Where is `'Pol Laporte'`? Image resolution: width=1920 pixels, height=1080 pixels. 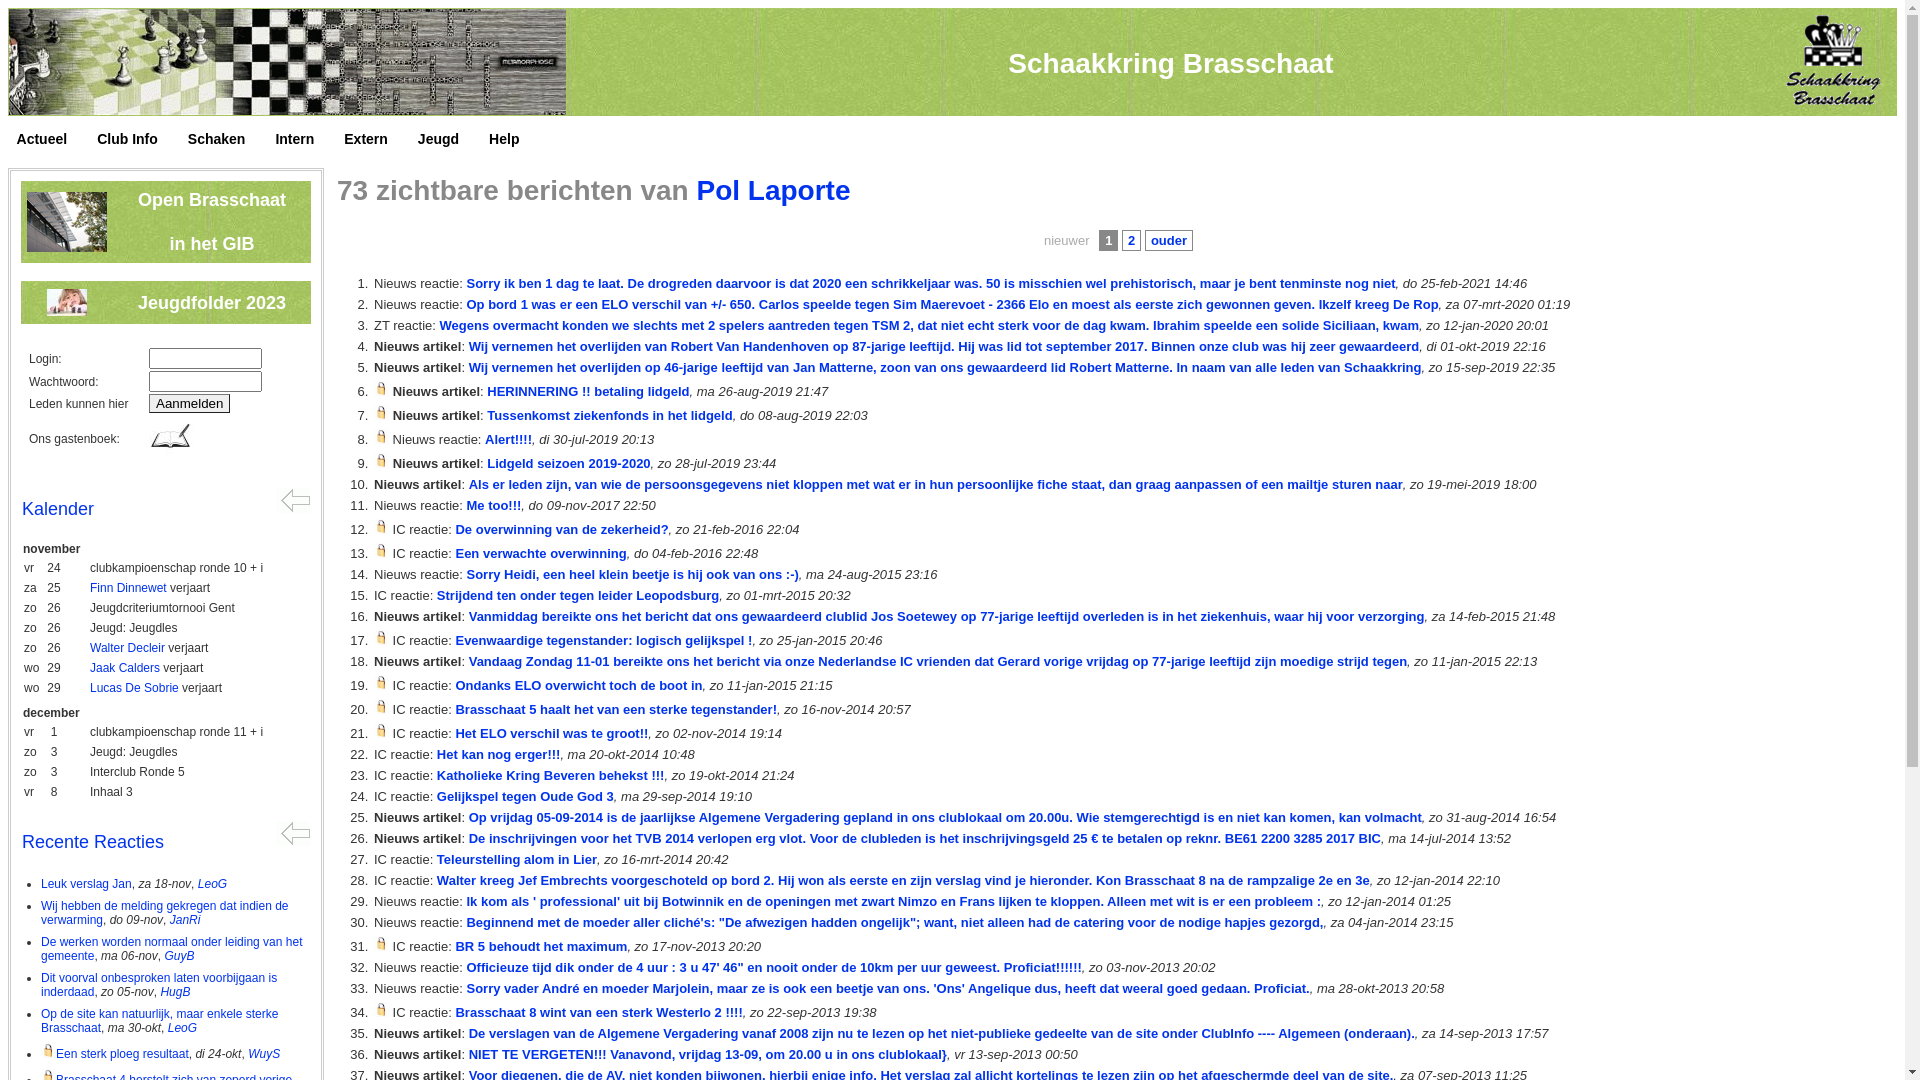 'Pol Laporte' is located at coordinates (771, 190).